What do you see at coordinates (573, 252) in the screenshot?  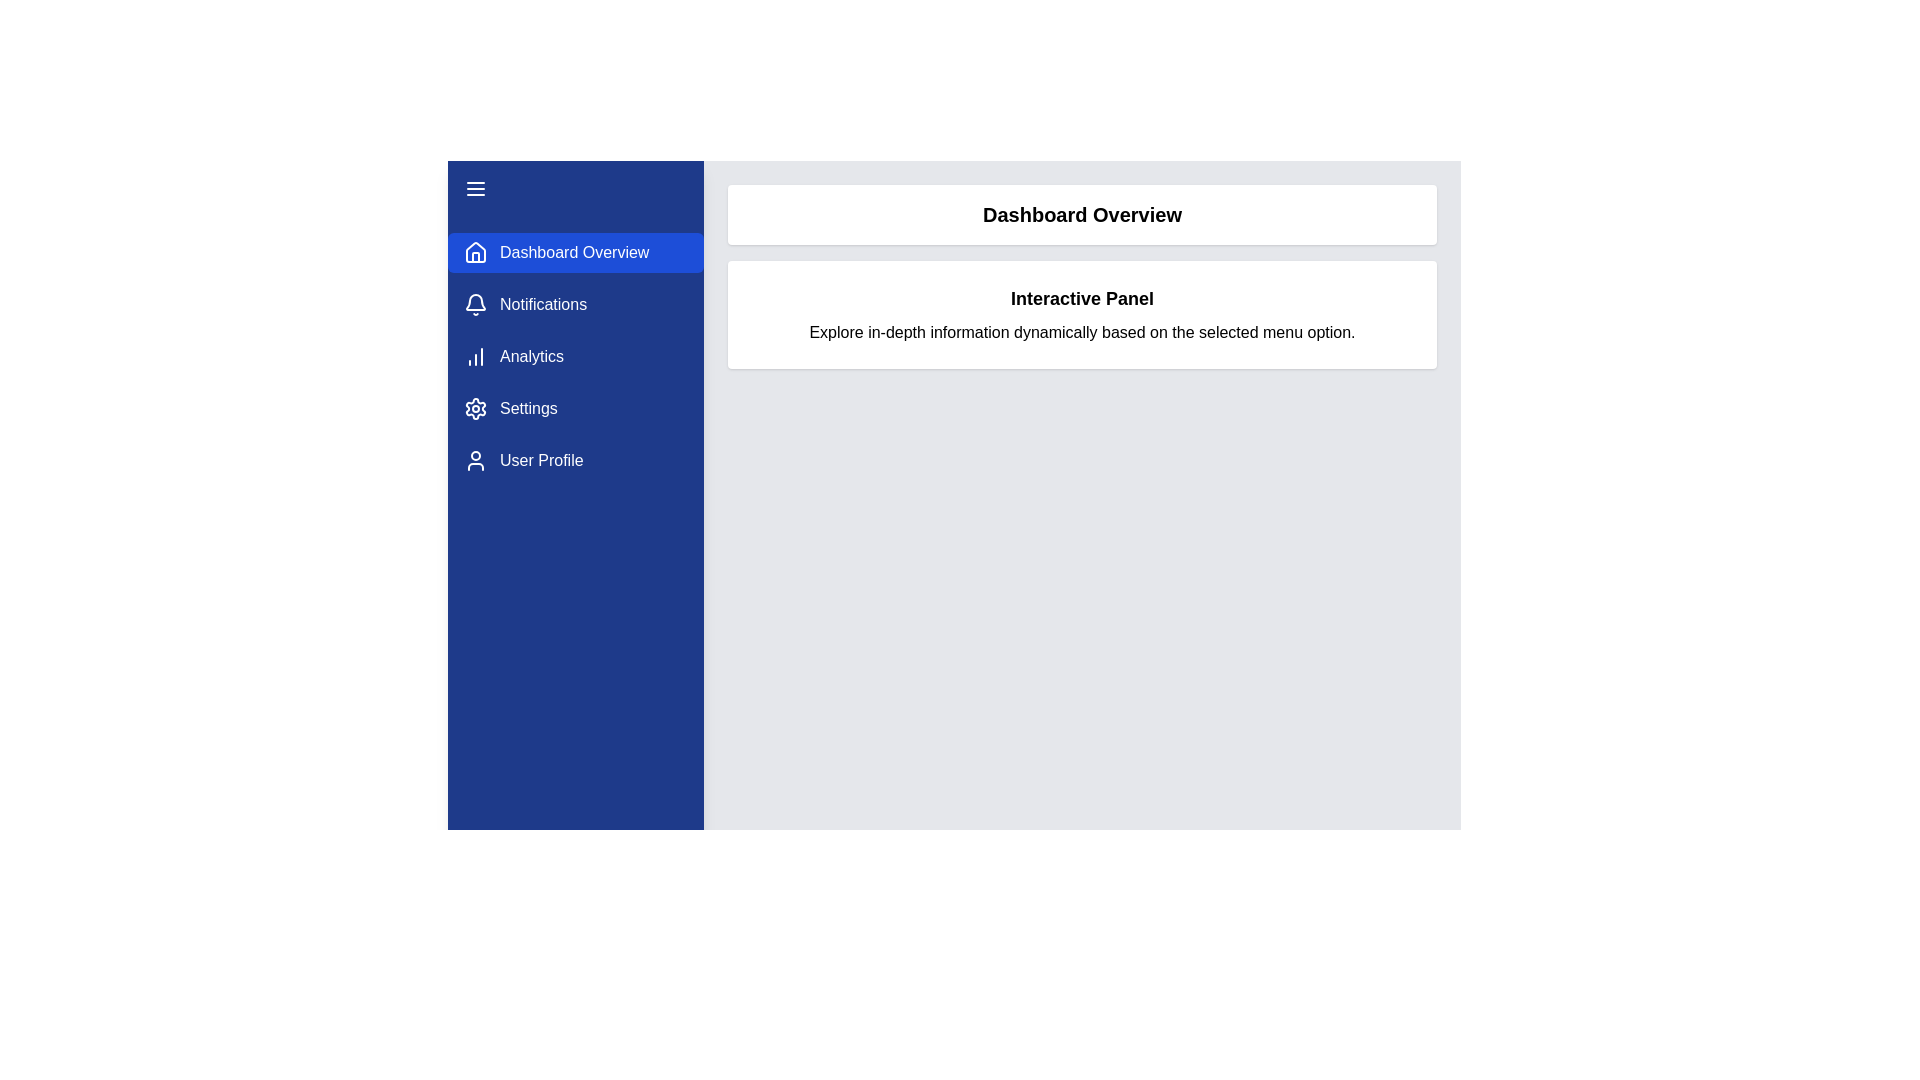 I see `the 'Dashboard Overview' text label in the left-side menu bar` at bounding box center [573, 252].